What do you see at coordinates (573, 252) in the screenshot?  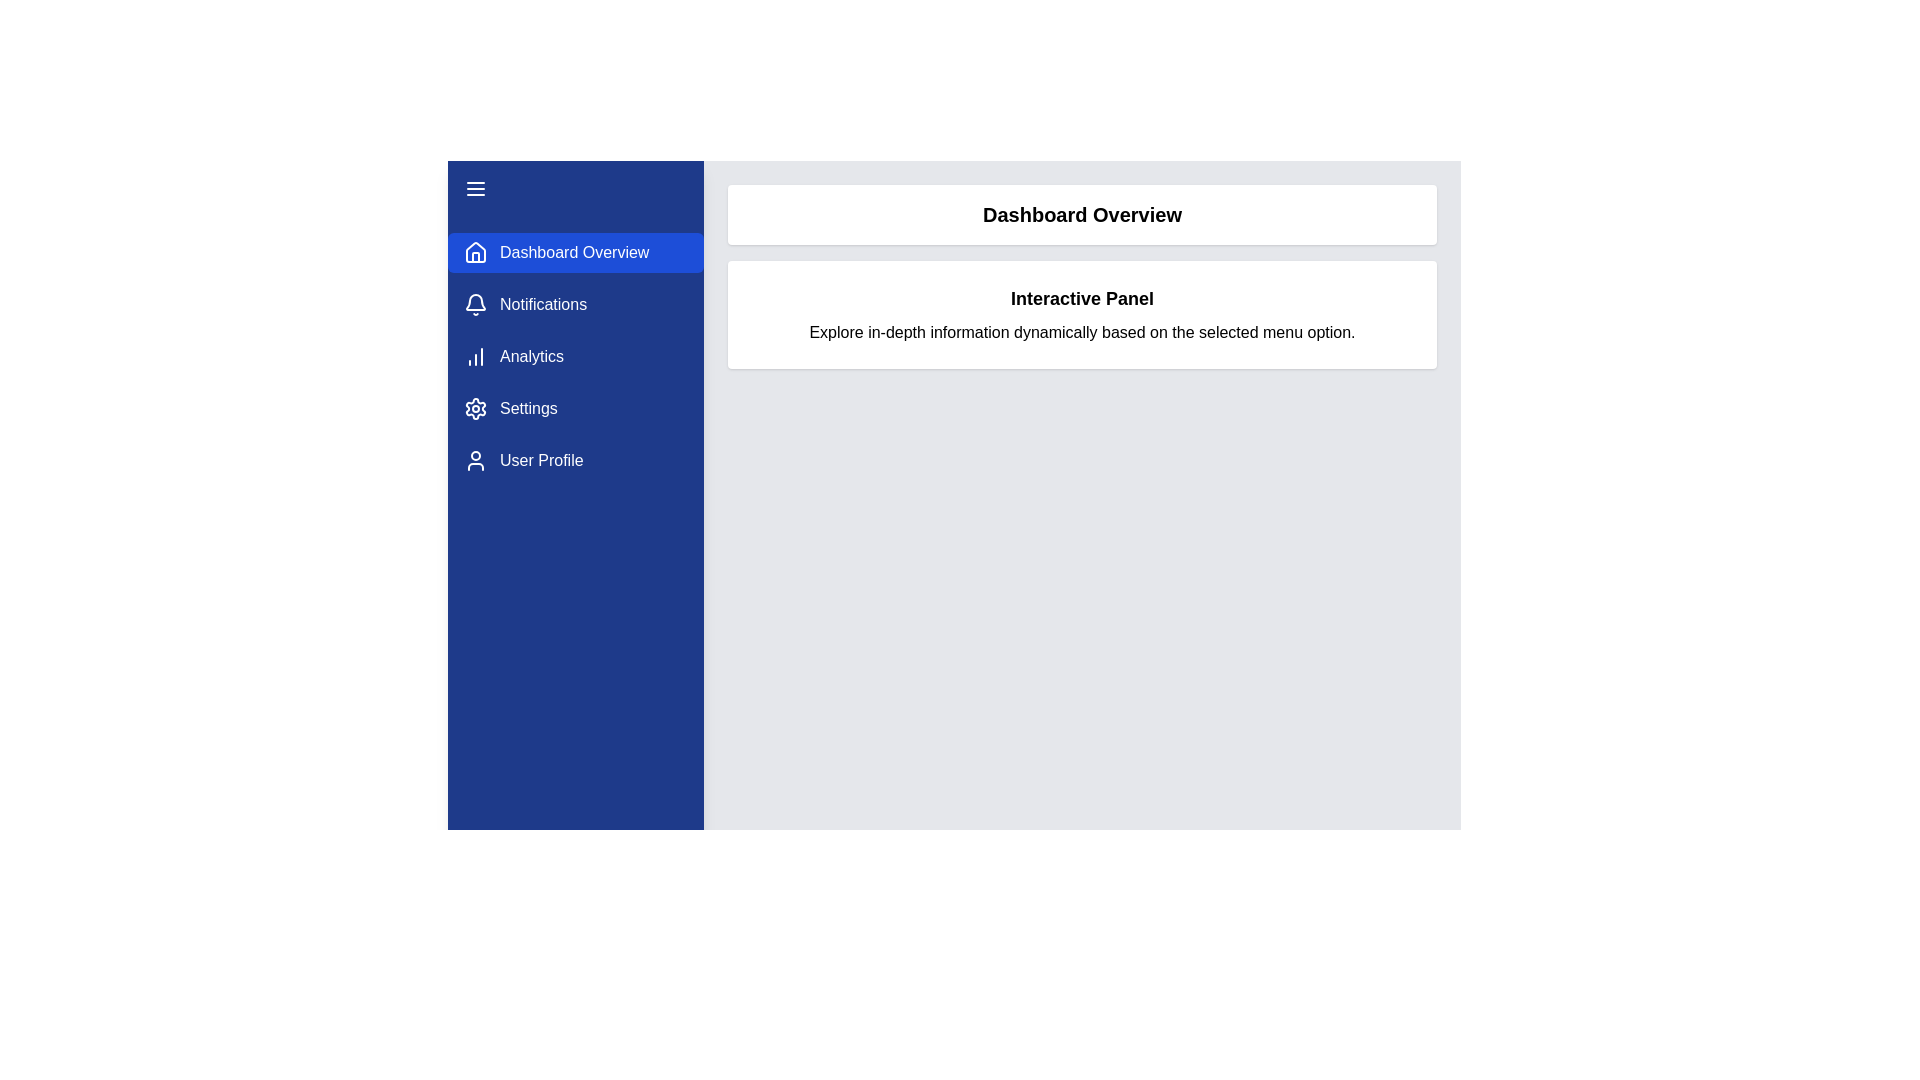 I see `the 'Dashboard Overview' text label in the left-side menu bar` at bounding box center [573, 252].